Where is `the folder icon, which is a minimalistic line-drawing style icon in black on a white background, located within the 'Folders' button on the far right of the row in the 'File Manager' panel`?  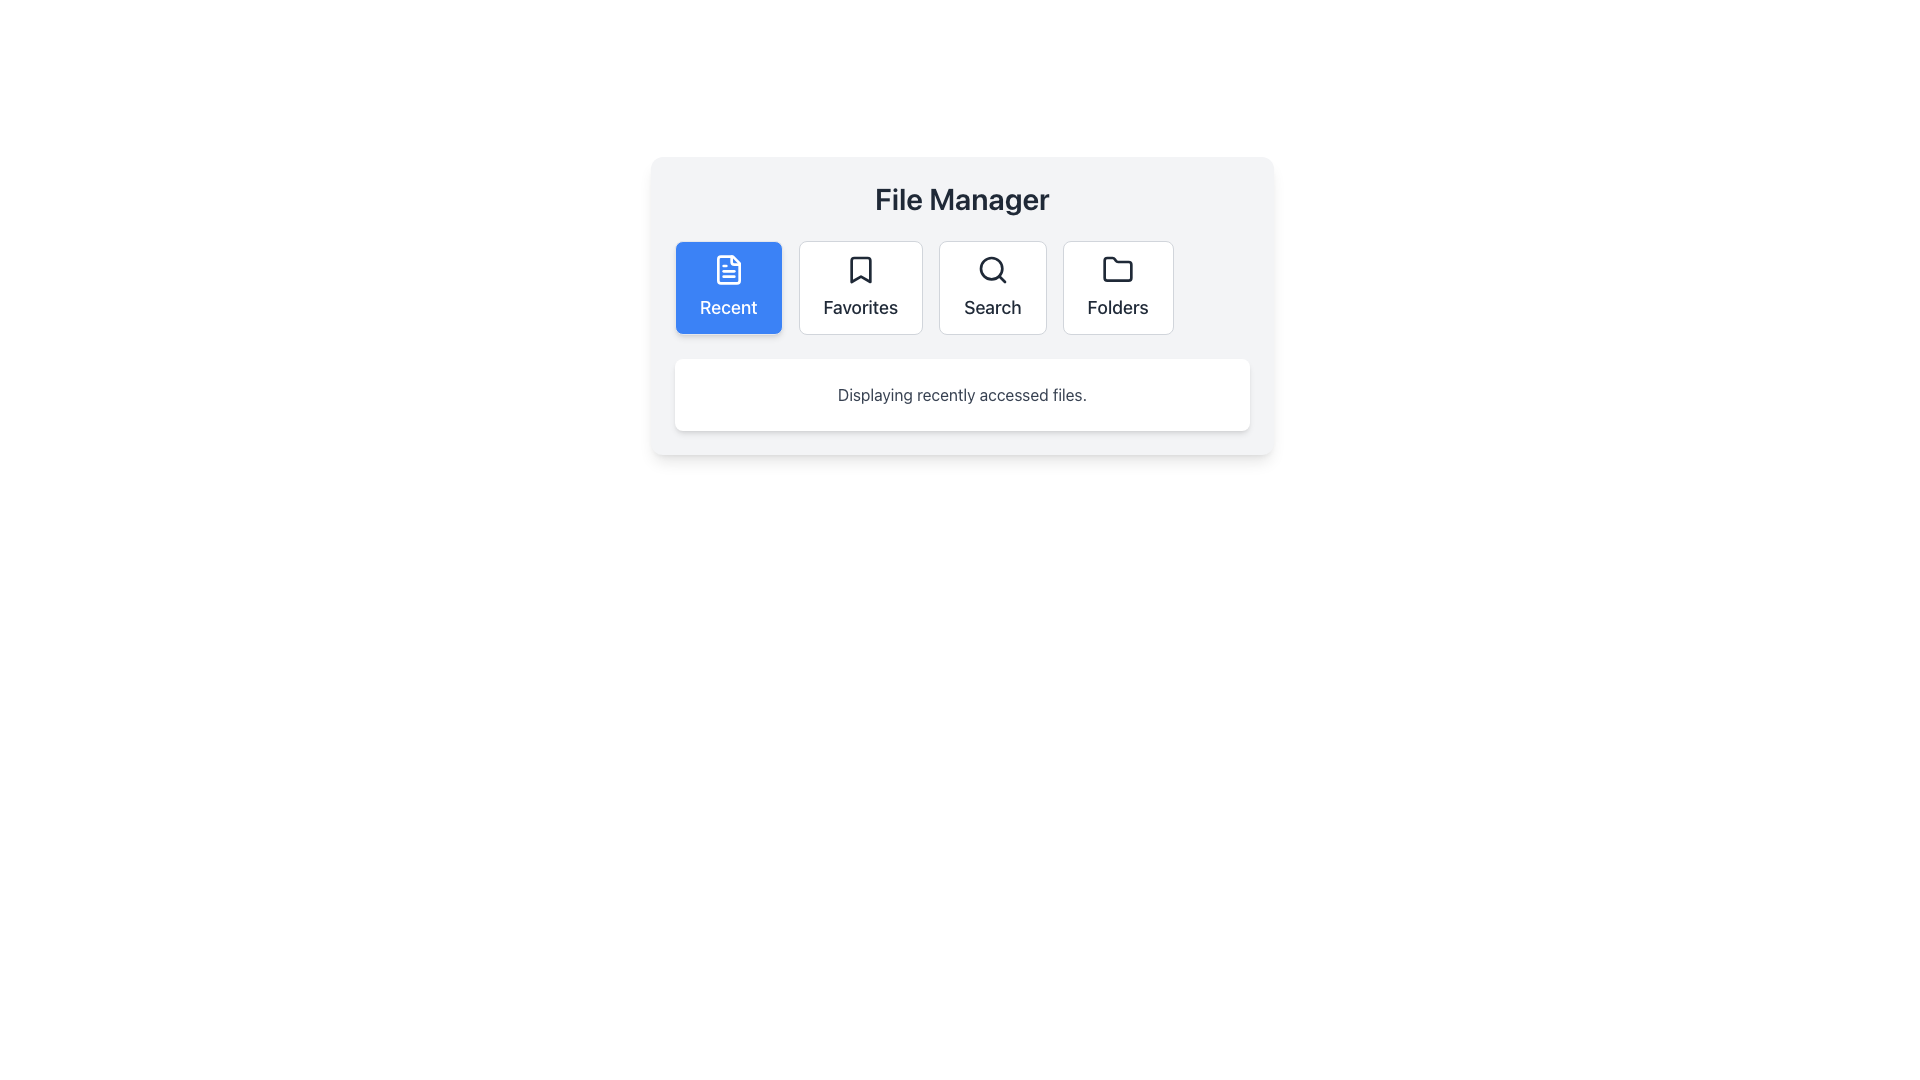
the folder icon, which is a minimalistic line-drawing style icon in black on a white background, located within the 'Folders' button on the far right of the row in the 'File Manager' panel is located at coordinates (1117, 270).